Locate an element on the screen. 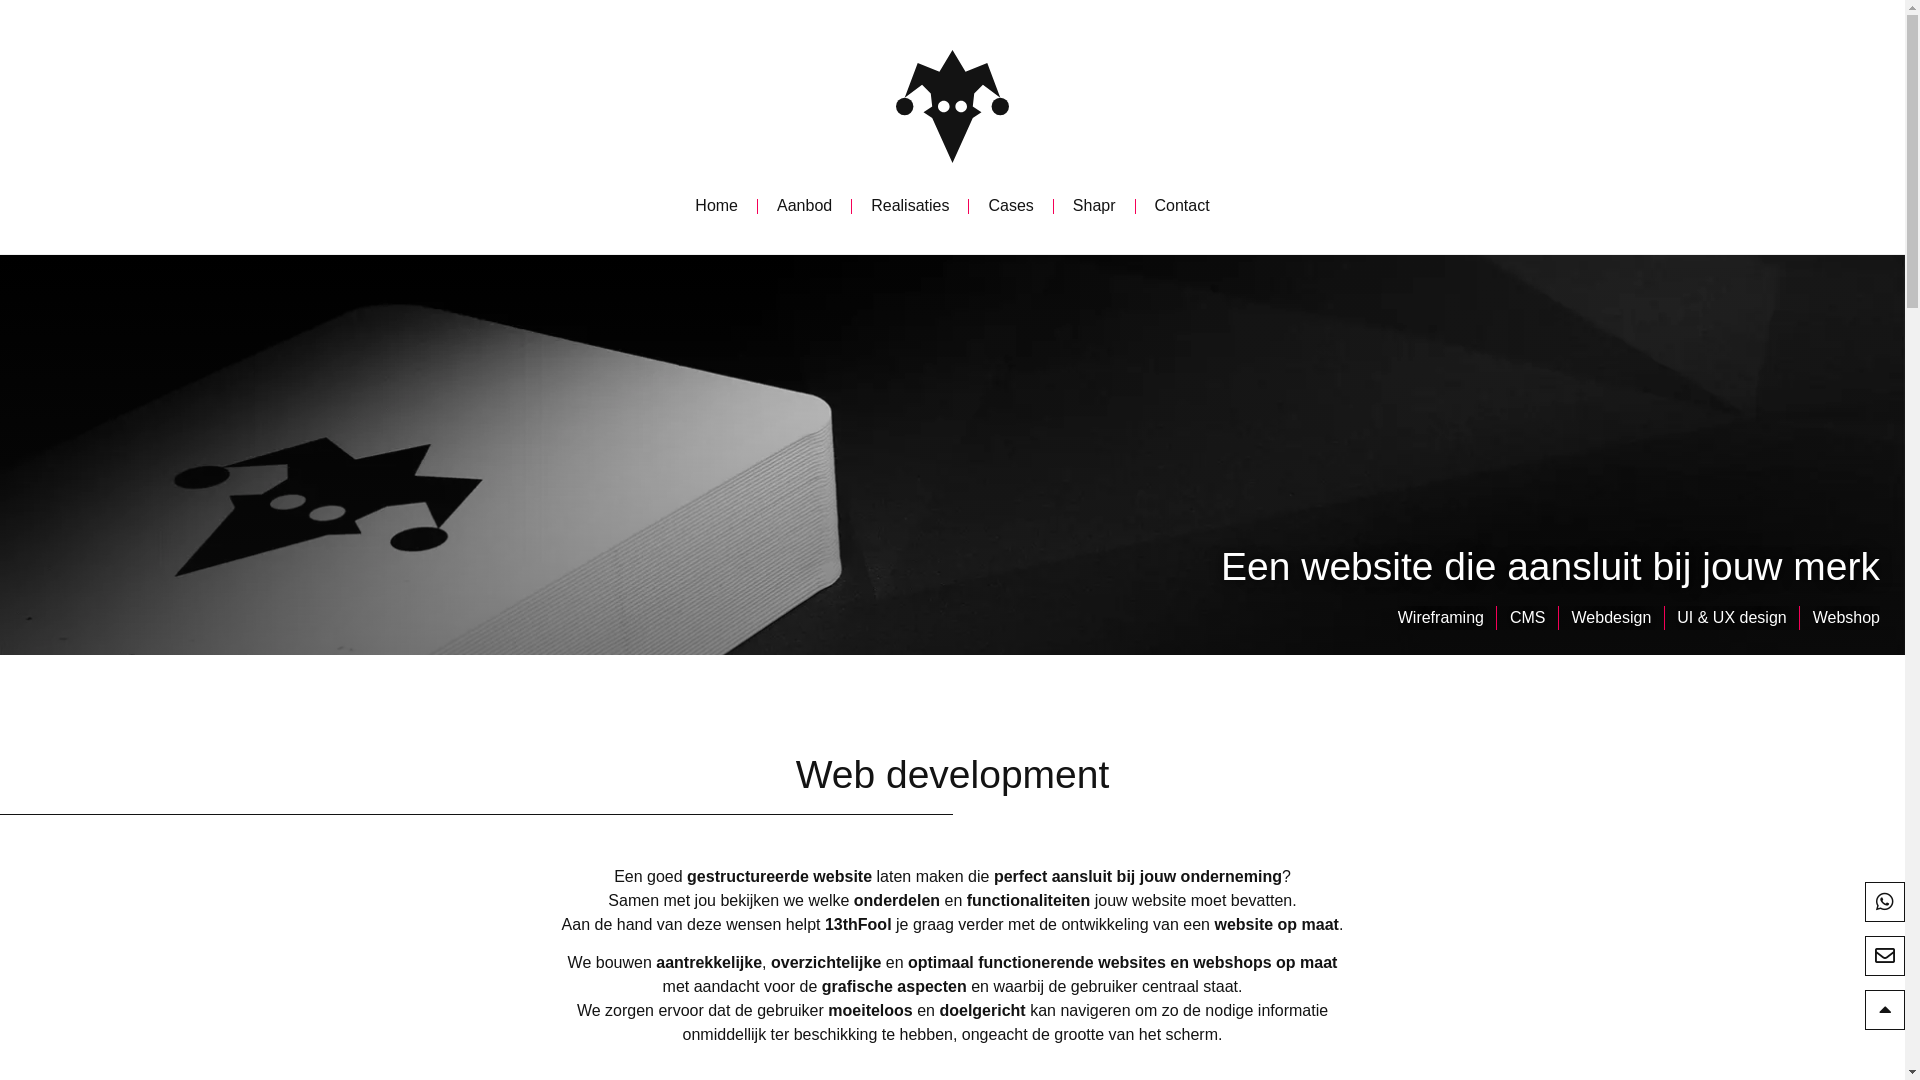 This screenshot has height=1080, width=1920. 'perfect aansluit bij jouw onderneming' is located at coordinates (1137, 875).